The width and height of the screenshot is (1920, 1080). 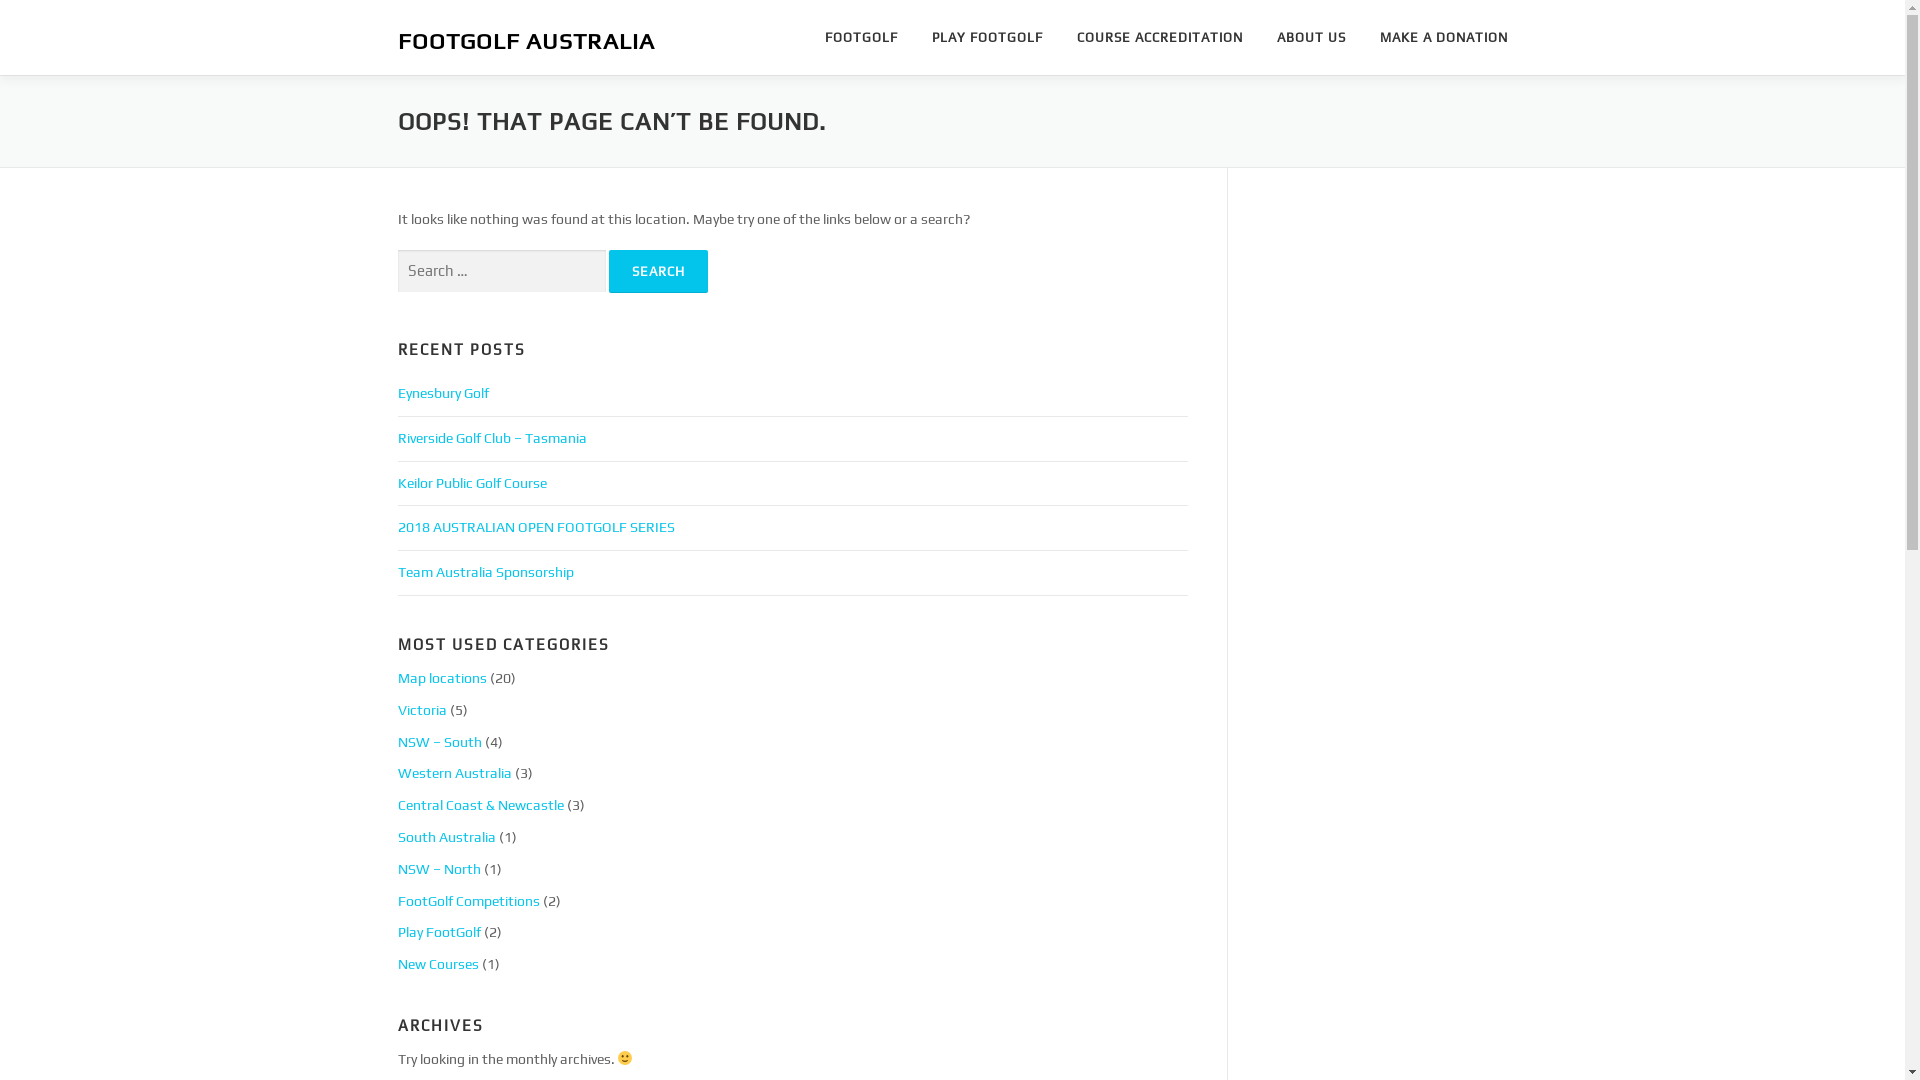 I want to click on 'Keilor Public Golf Course', so click(x=398, y=482).